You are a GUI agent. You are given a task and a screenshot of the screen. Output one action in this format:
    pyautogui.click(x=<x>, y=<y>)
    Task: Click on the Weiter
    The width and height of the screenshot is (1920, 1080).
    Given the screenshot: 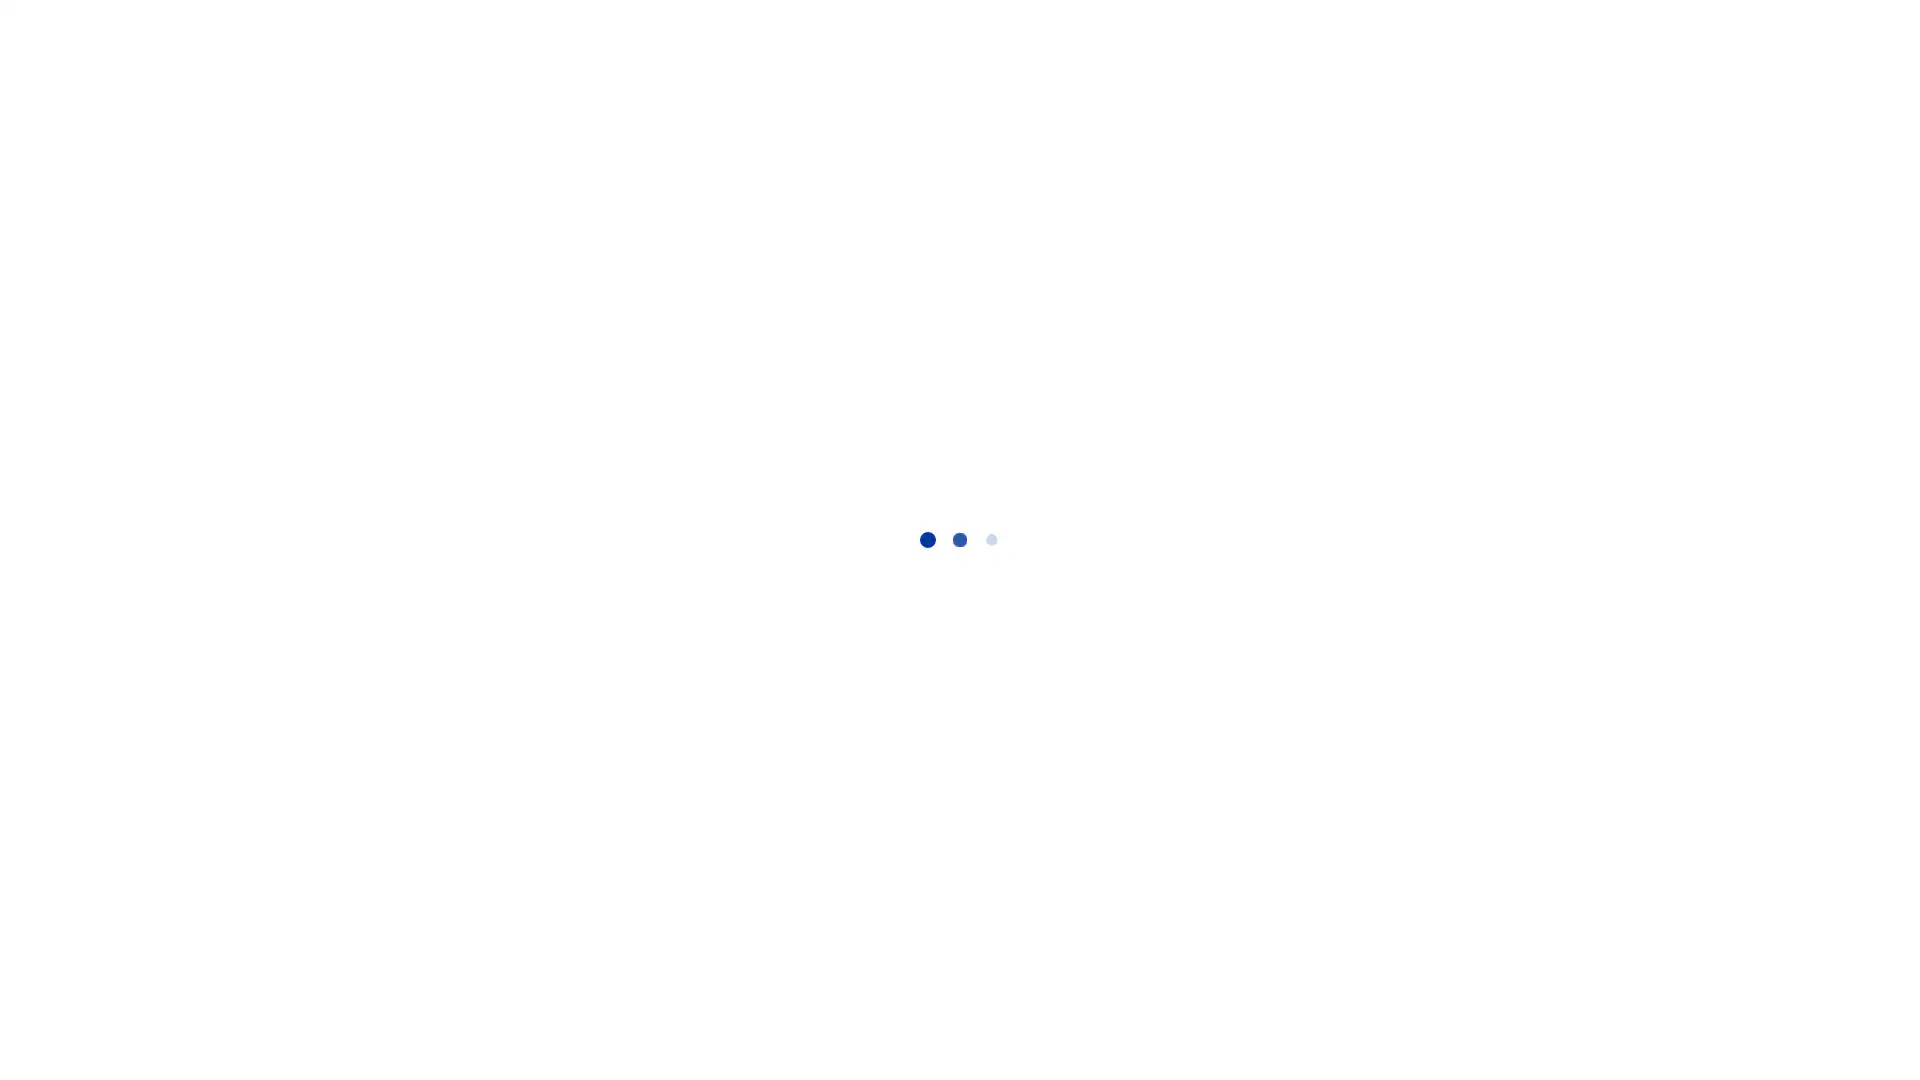 What is the action you would take?
    pyautogui.click(x=1386, y=478)
    